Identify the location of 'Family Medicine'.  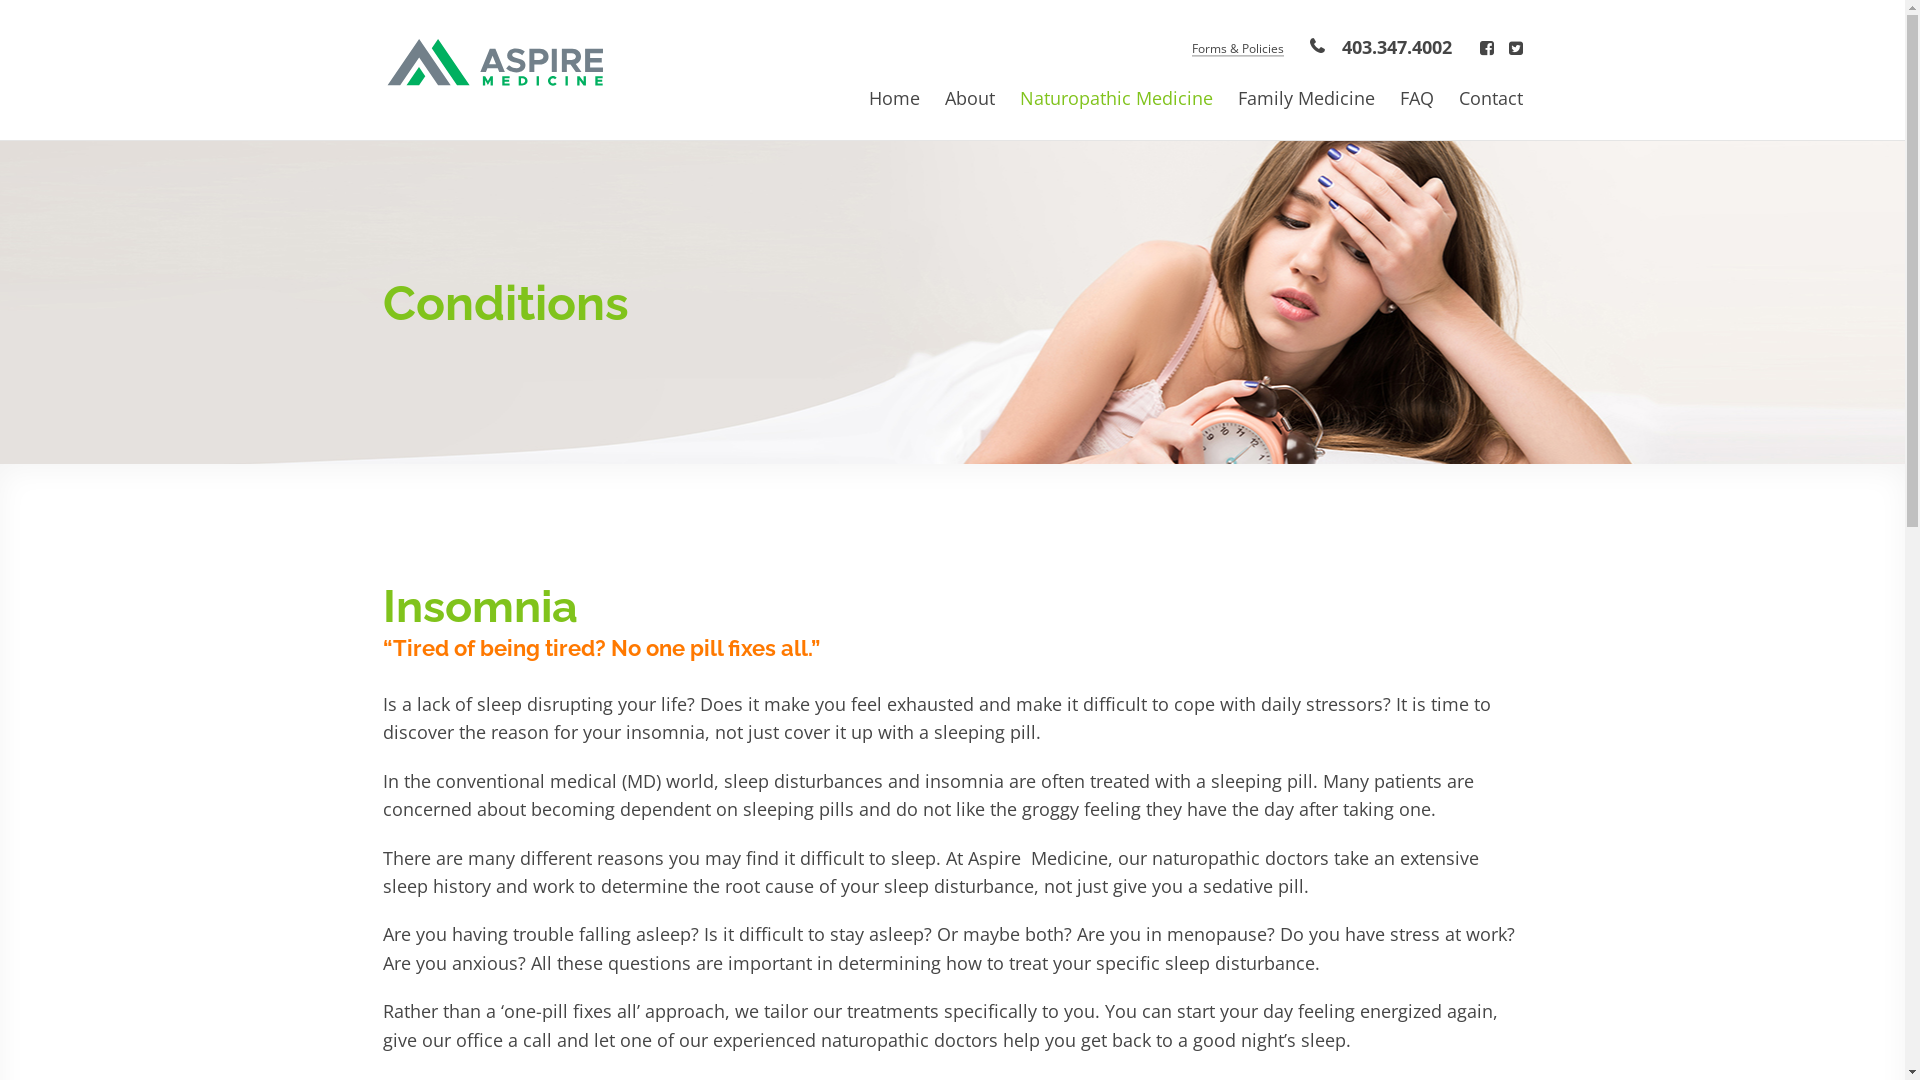
(1306, 97).